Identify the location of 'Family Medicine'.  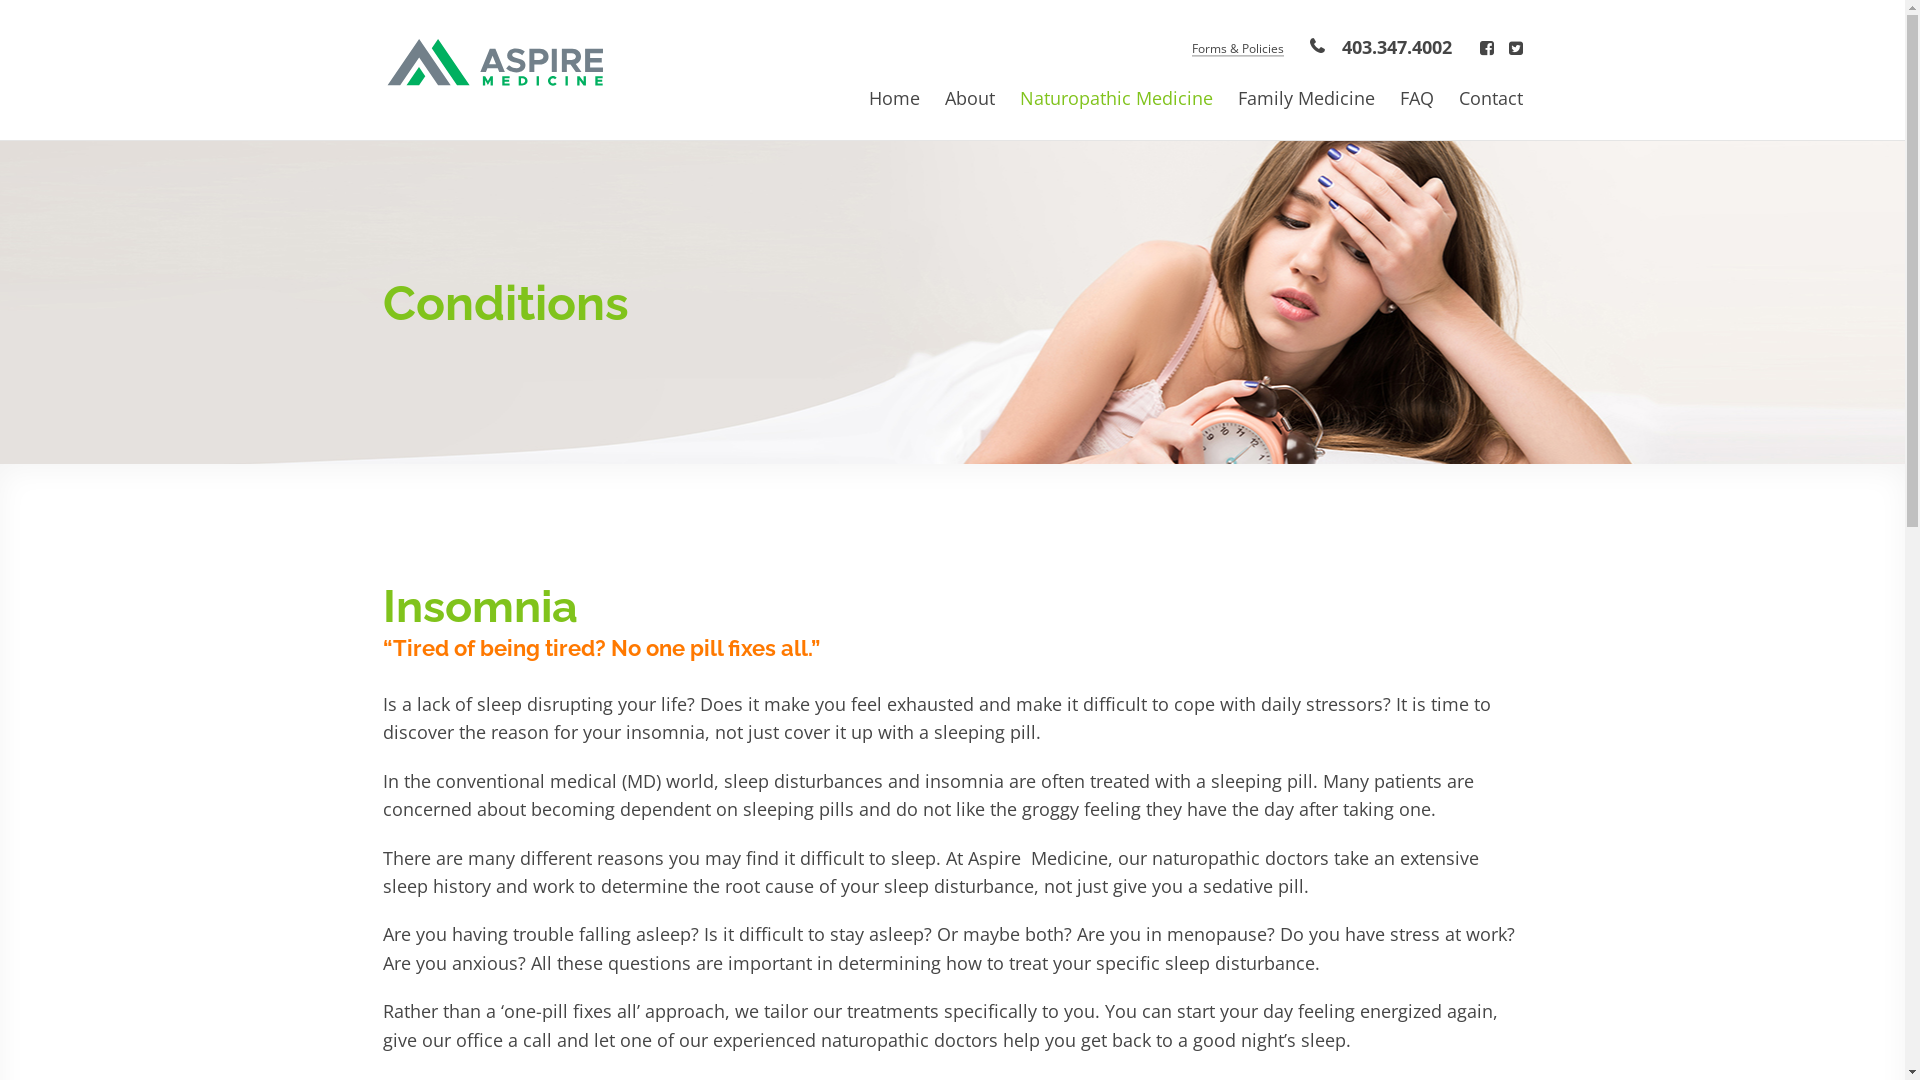
(1306, 97).